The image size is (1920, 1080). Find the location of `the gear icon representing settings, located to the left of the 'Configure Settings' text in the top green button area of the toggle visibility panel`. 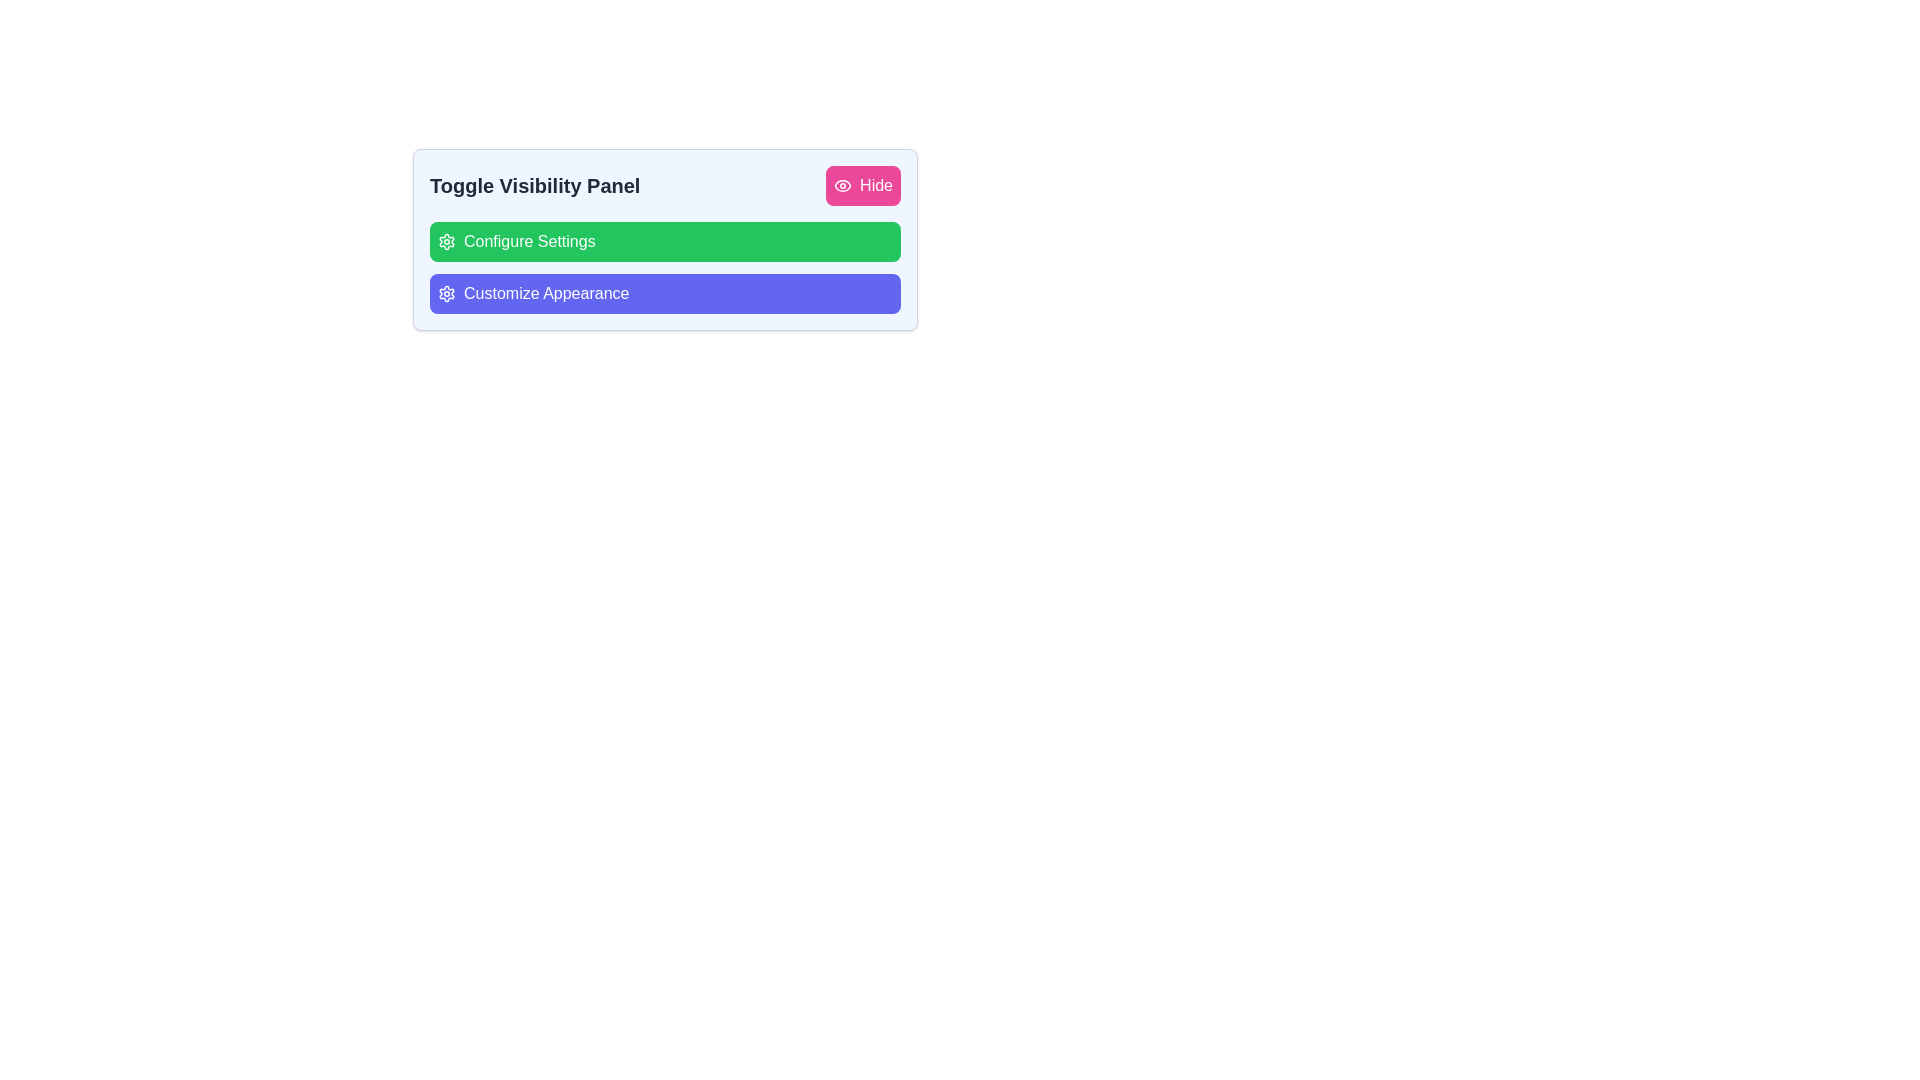

the gear icon representing settings, located to the left of the 'Configure Settings' text in the top green button area of the toggle visibility panel is located at coordinates (445, 241).